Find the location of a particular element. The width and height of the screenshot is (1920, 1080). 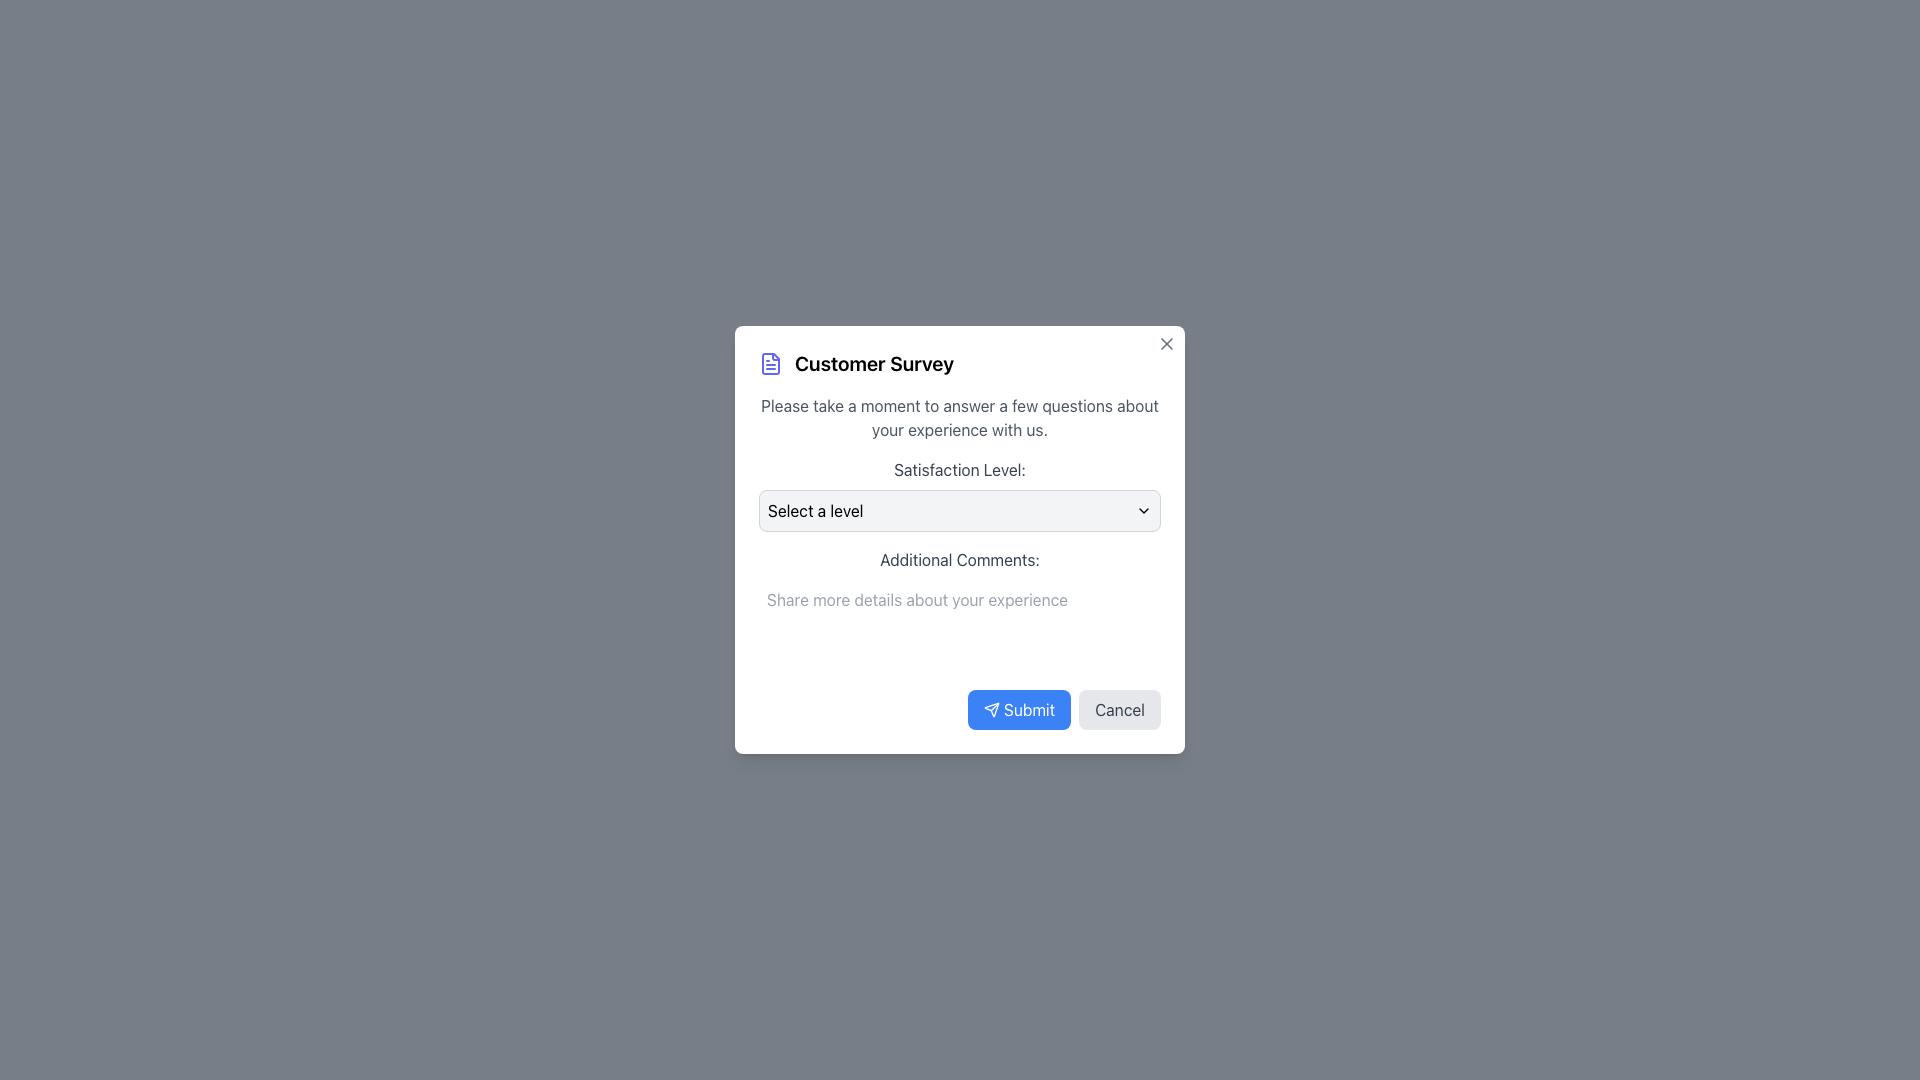

text from the Text Header located at the top section of the dialog box for the customer survey, which is adjacent to a small file icon is located at coordinates (874, 363).